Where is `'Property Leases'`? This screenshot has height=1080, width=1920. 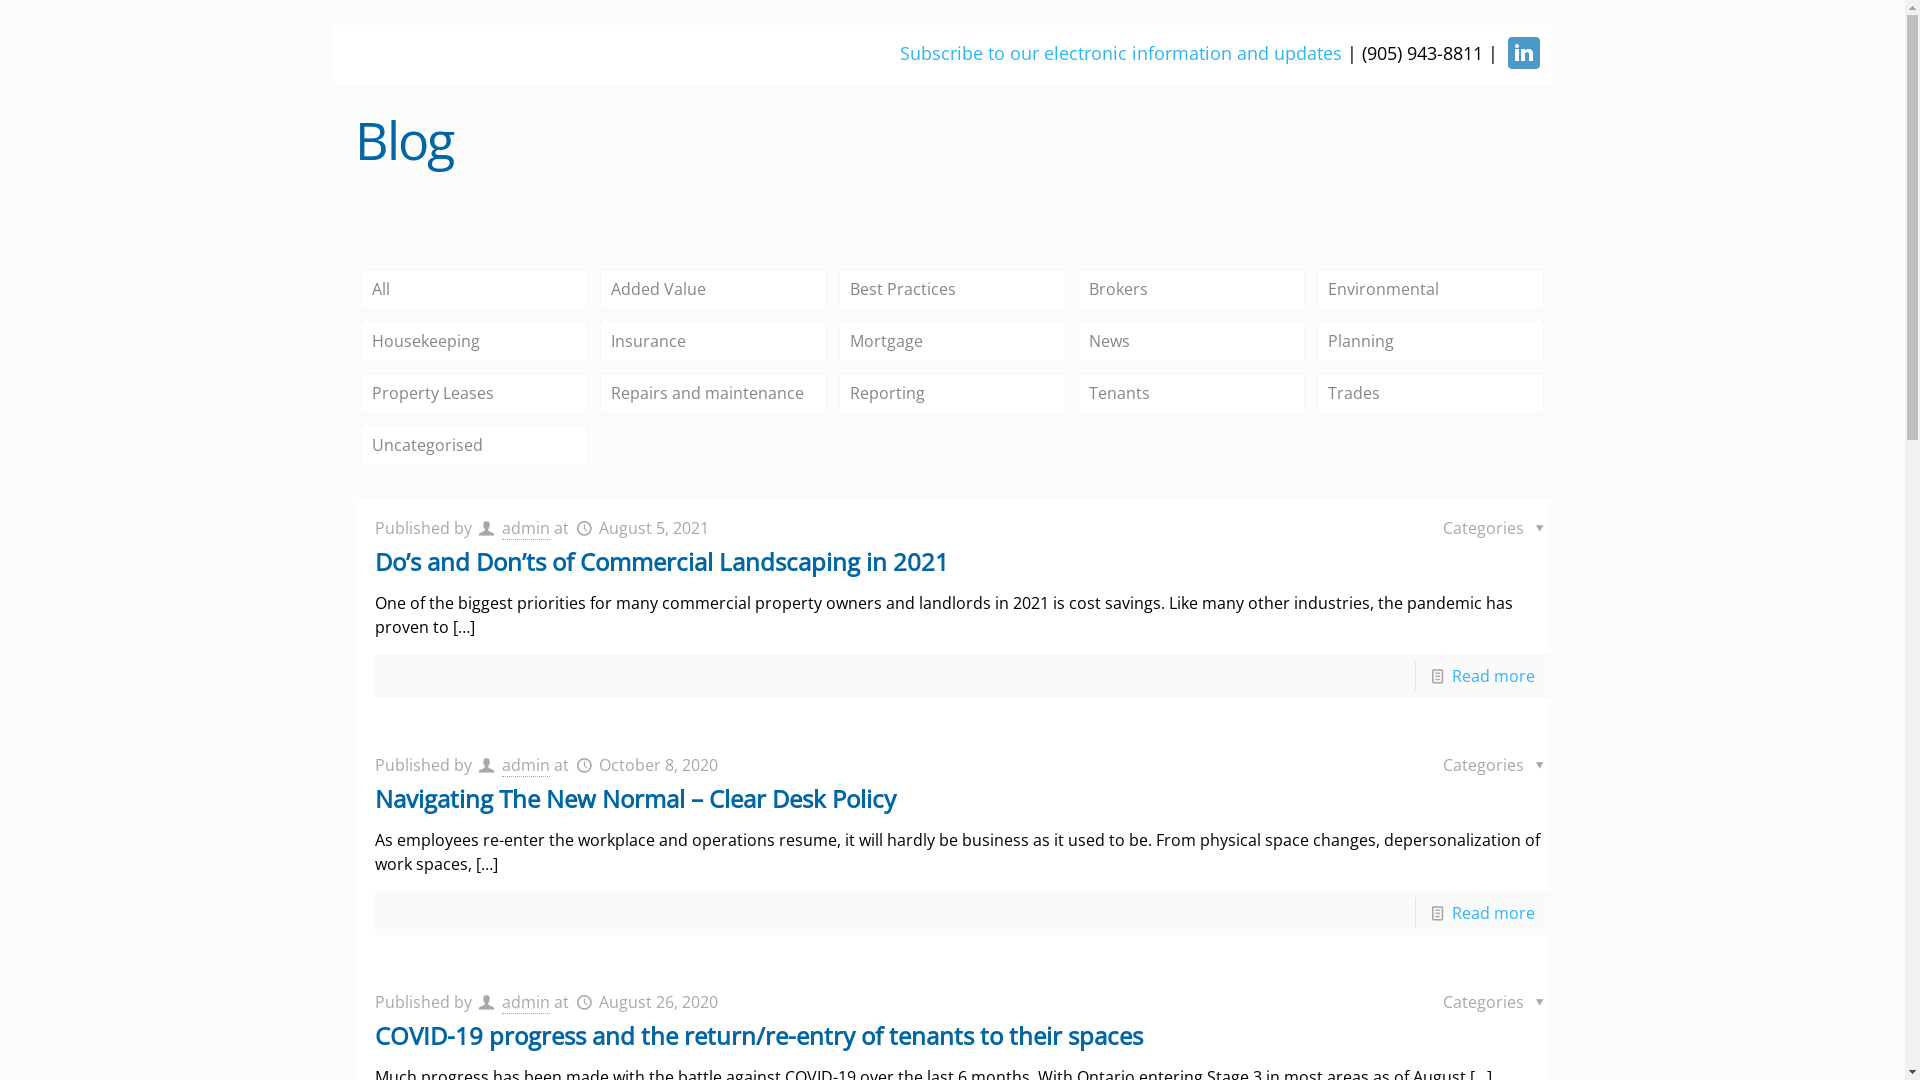 'Property Leases' is located at coordinates (473, 393).